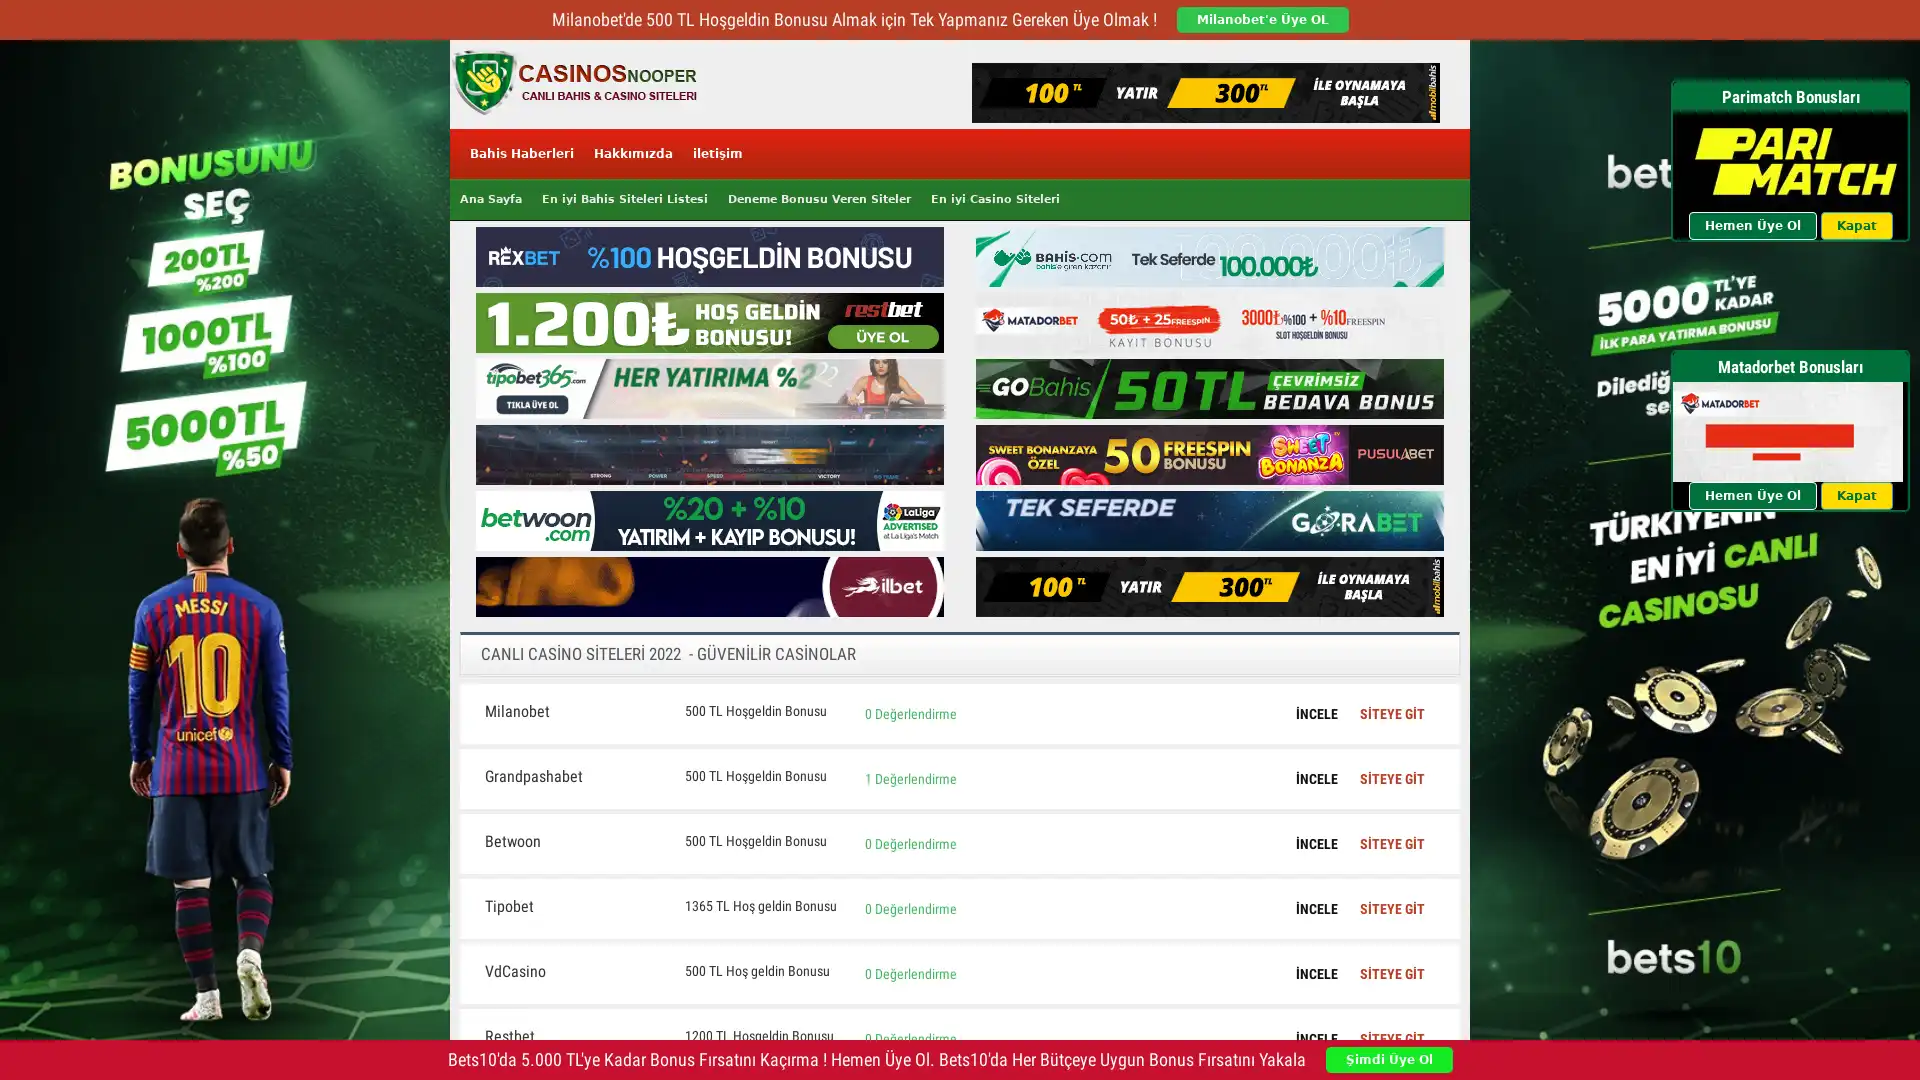 This screenshot has width=1920, height=1080. I want to click on Kapat, so click(1855, 495).